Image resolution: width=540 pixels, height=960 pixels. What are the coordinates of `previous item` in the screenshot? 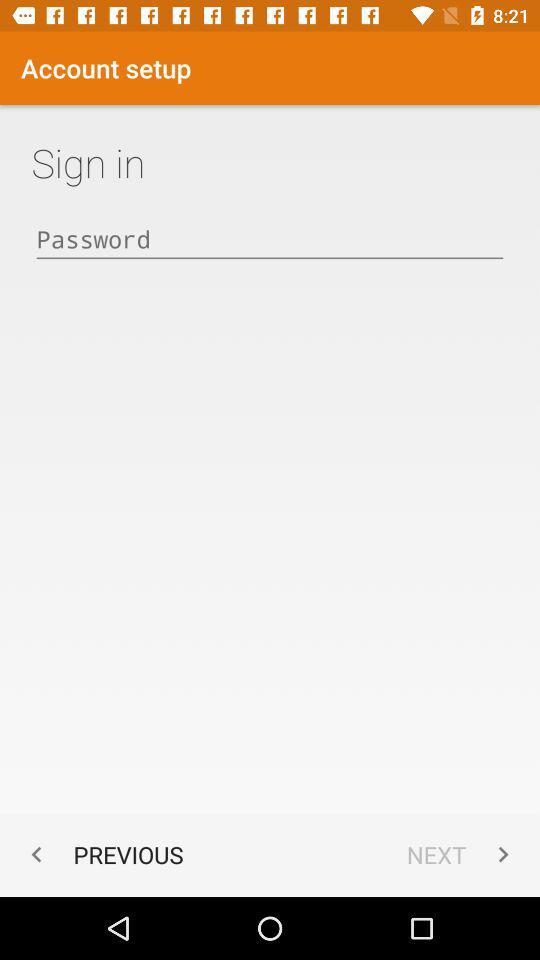 It's located at (102, 853).